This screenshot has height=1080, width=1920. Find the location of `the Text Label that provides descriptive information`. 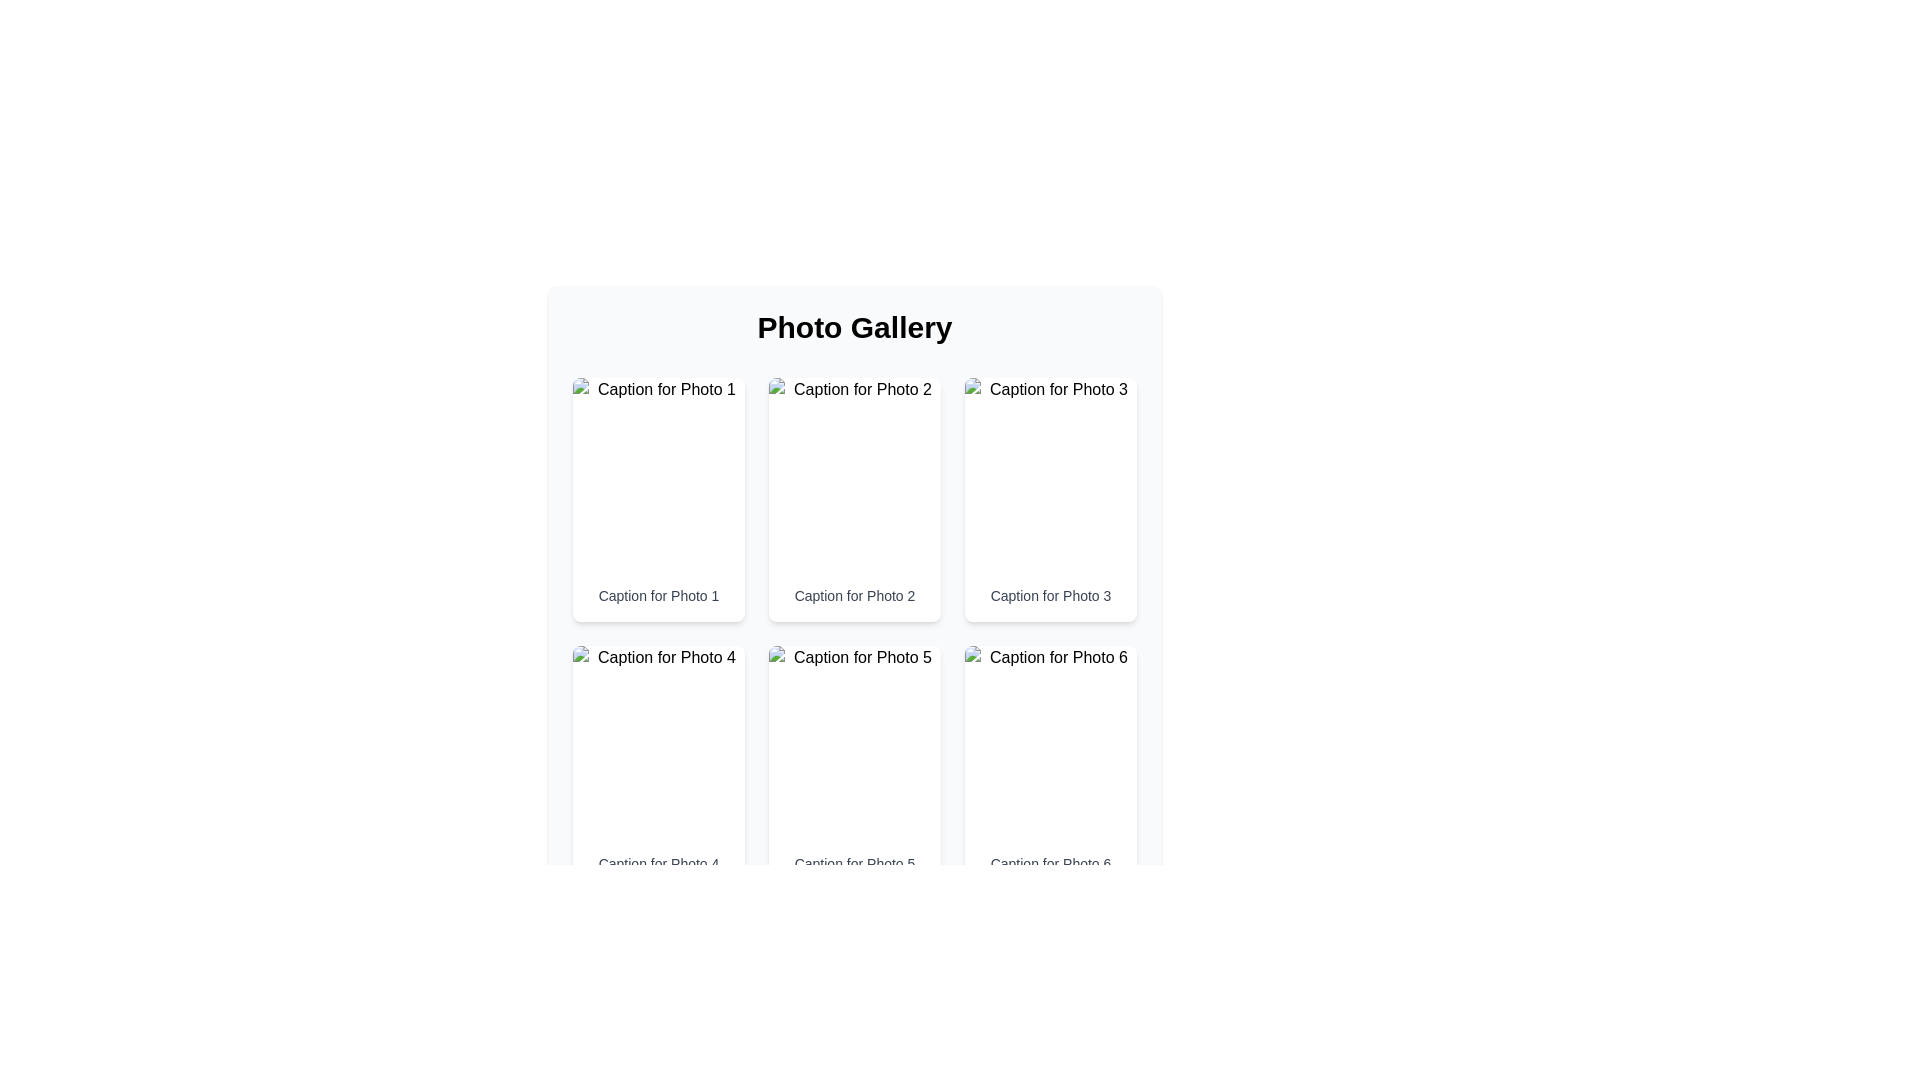

the Text Label that provides descriptive information is located at coordinates (854, 863).